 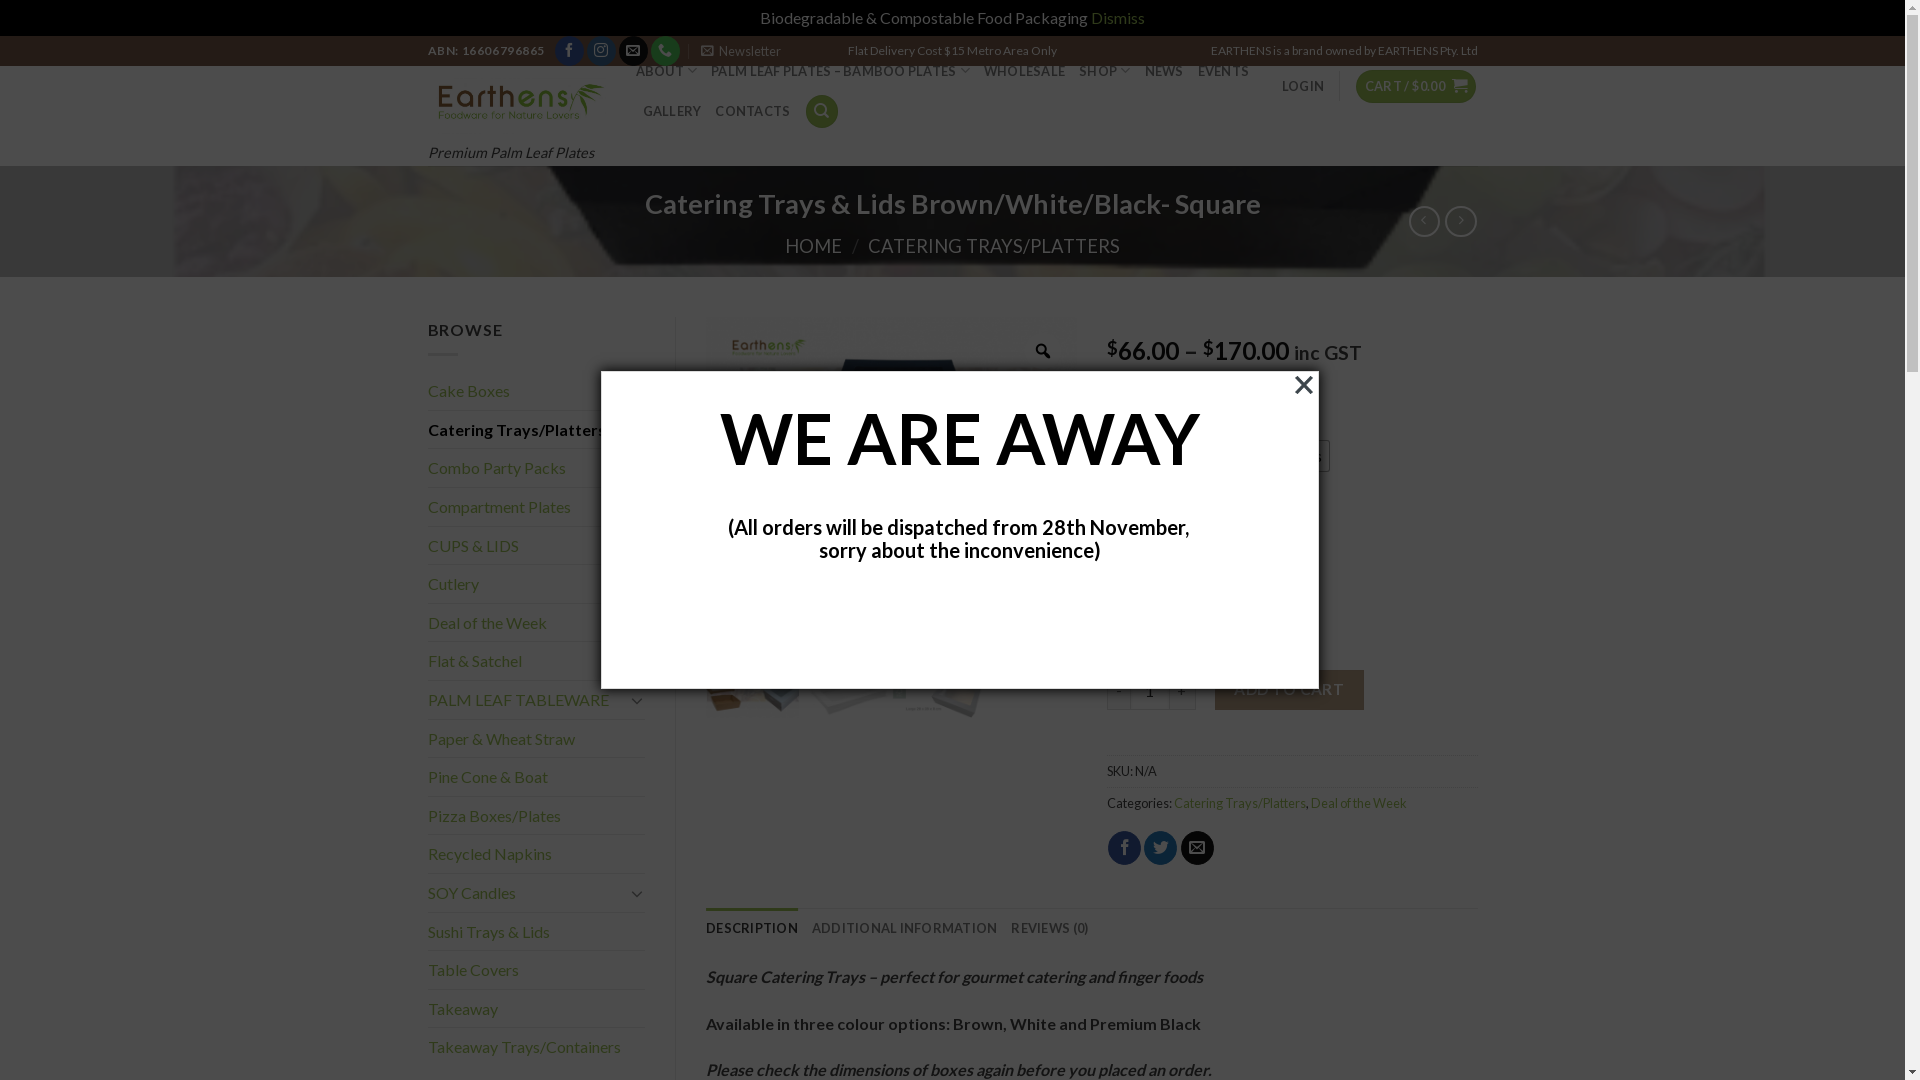 I want to click on 'CUPS & LIDS', so click(x=526, y=546).